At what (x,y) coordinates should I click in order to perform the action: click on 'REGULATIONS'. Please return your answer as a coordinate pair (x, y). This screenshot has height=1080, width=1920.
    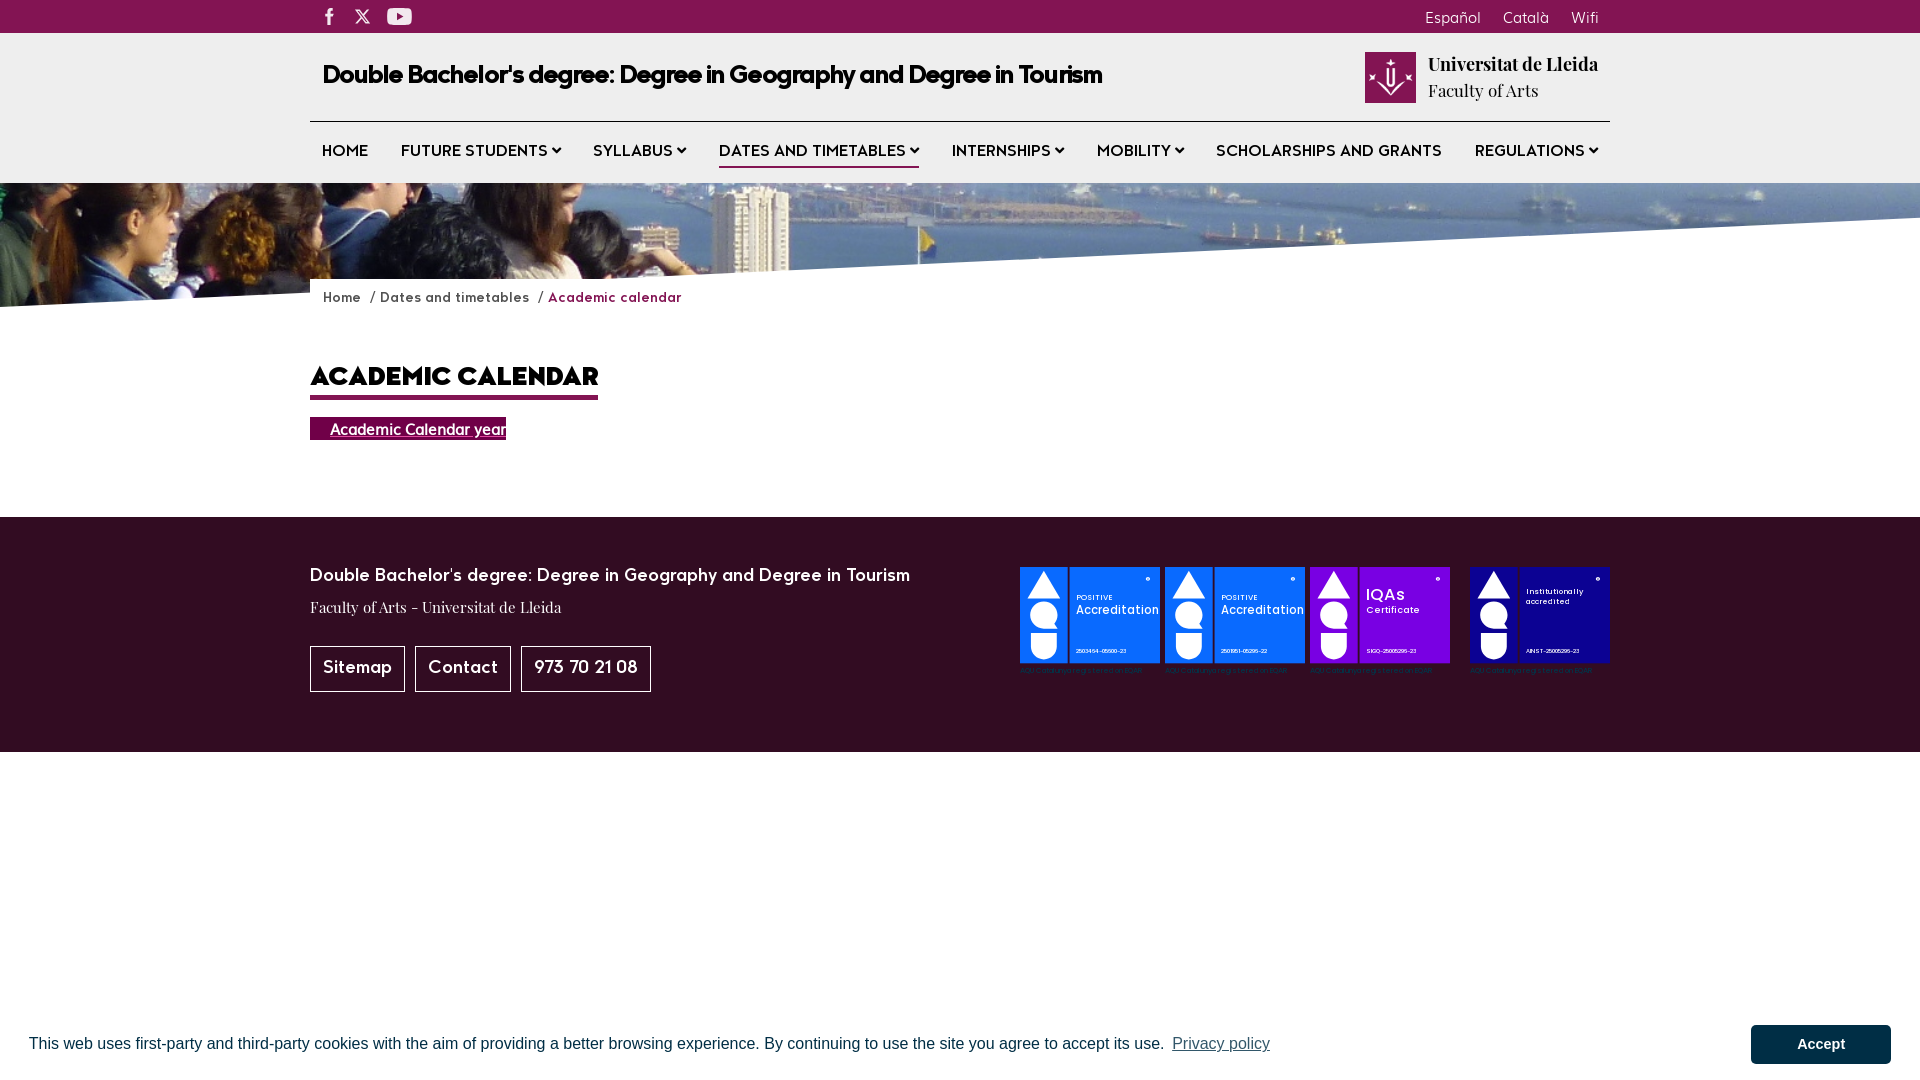
    Looking at the image, I should click on (1463, 151).